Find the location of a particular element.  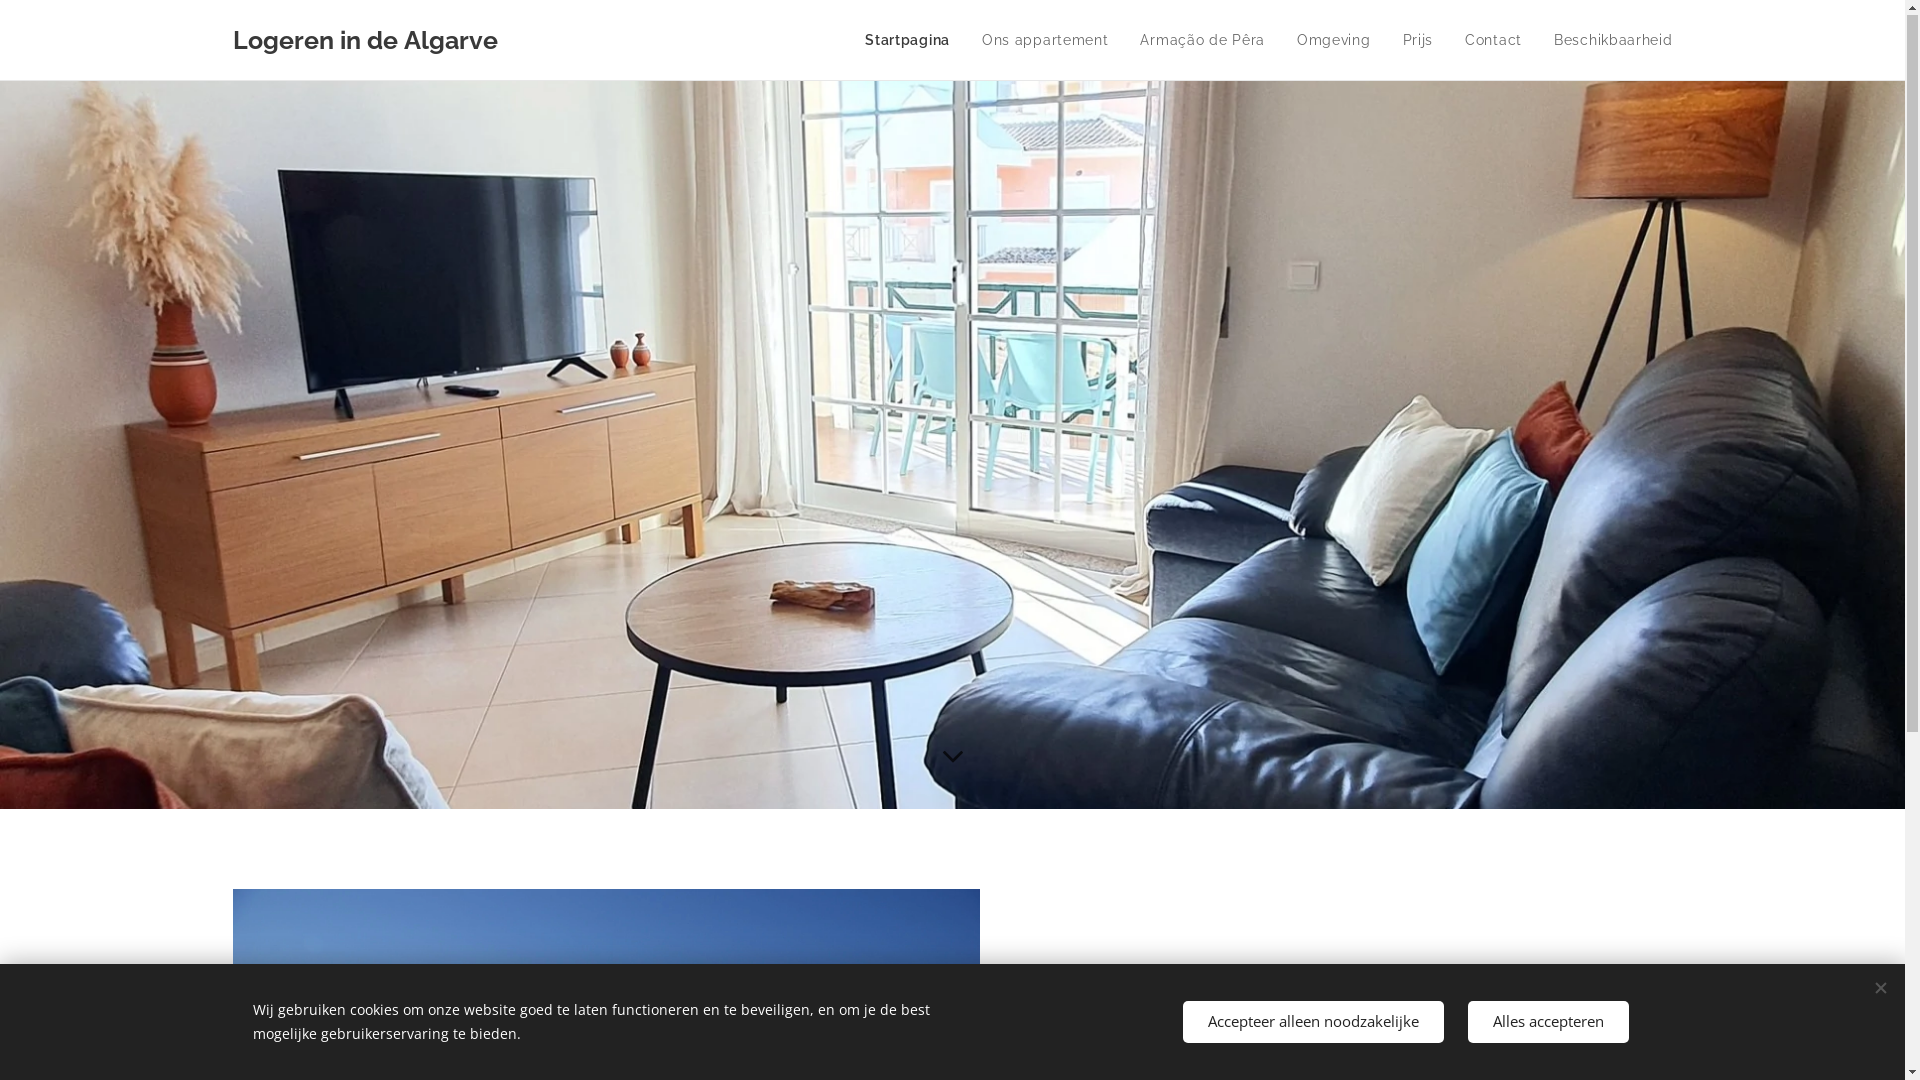

'Prijs' is located at coordinates (1417, 41).